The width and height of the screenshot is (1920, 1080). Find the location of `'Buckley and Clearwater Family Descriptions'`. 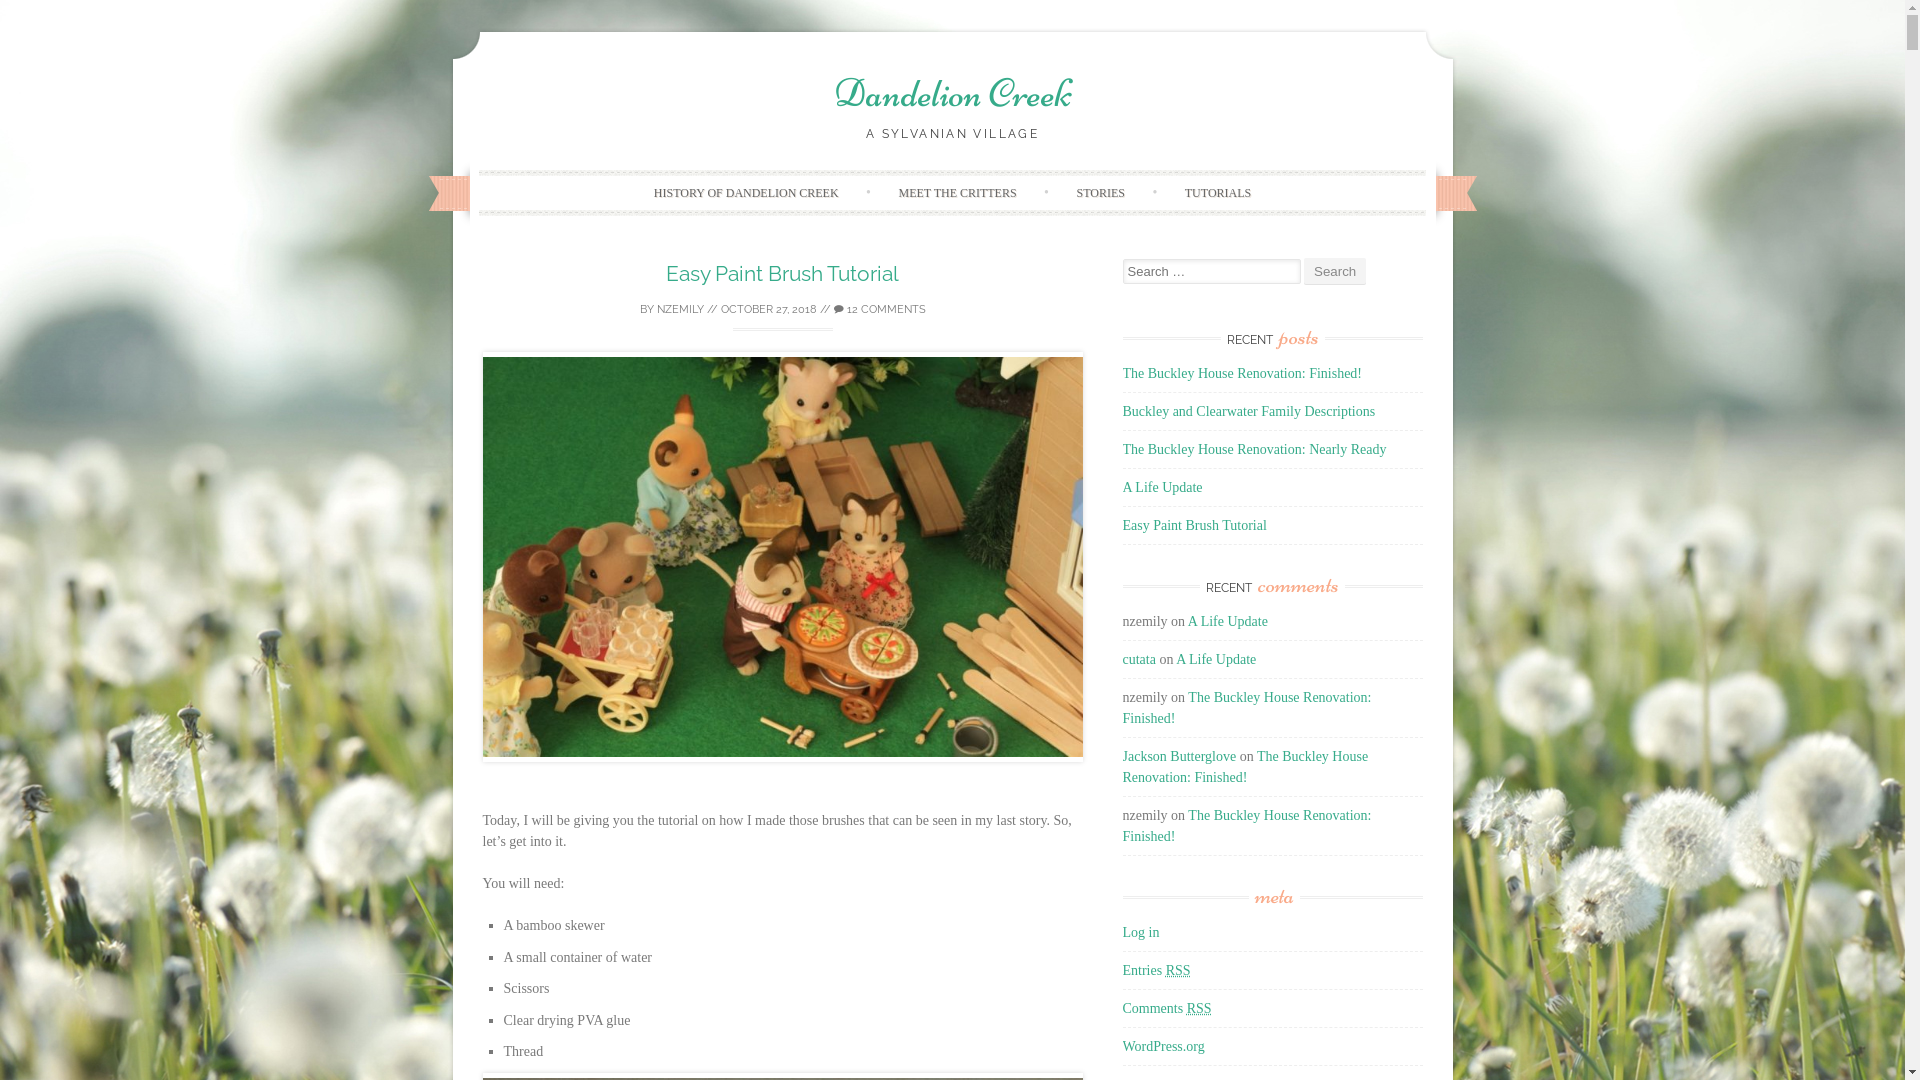

'Buckley and Clearwater Family Descriptions' is located at coordinates (1247, 410).